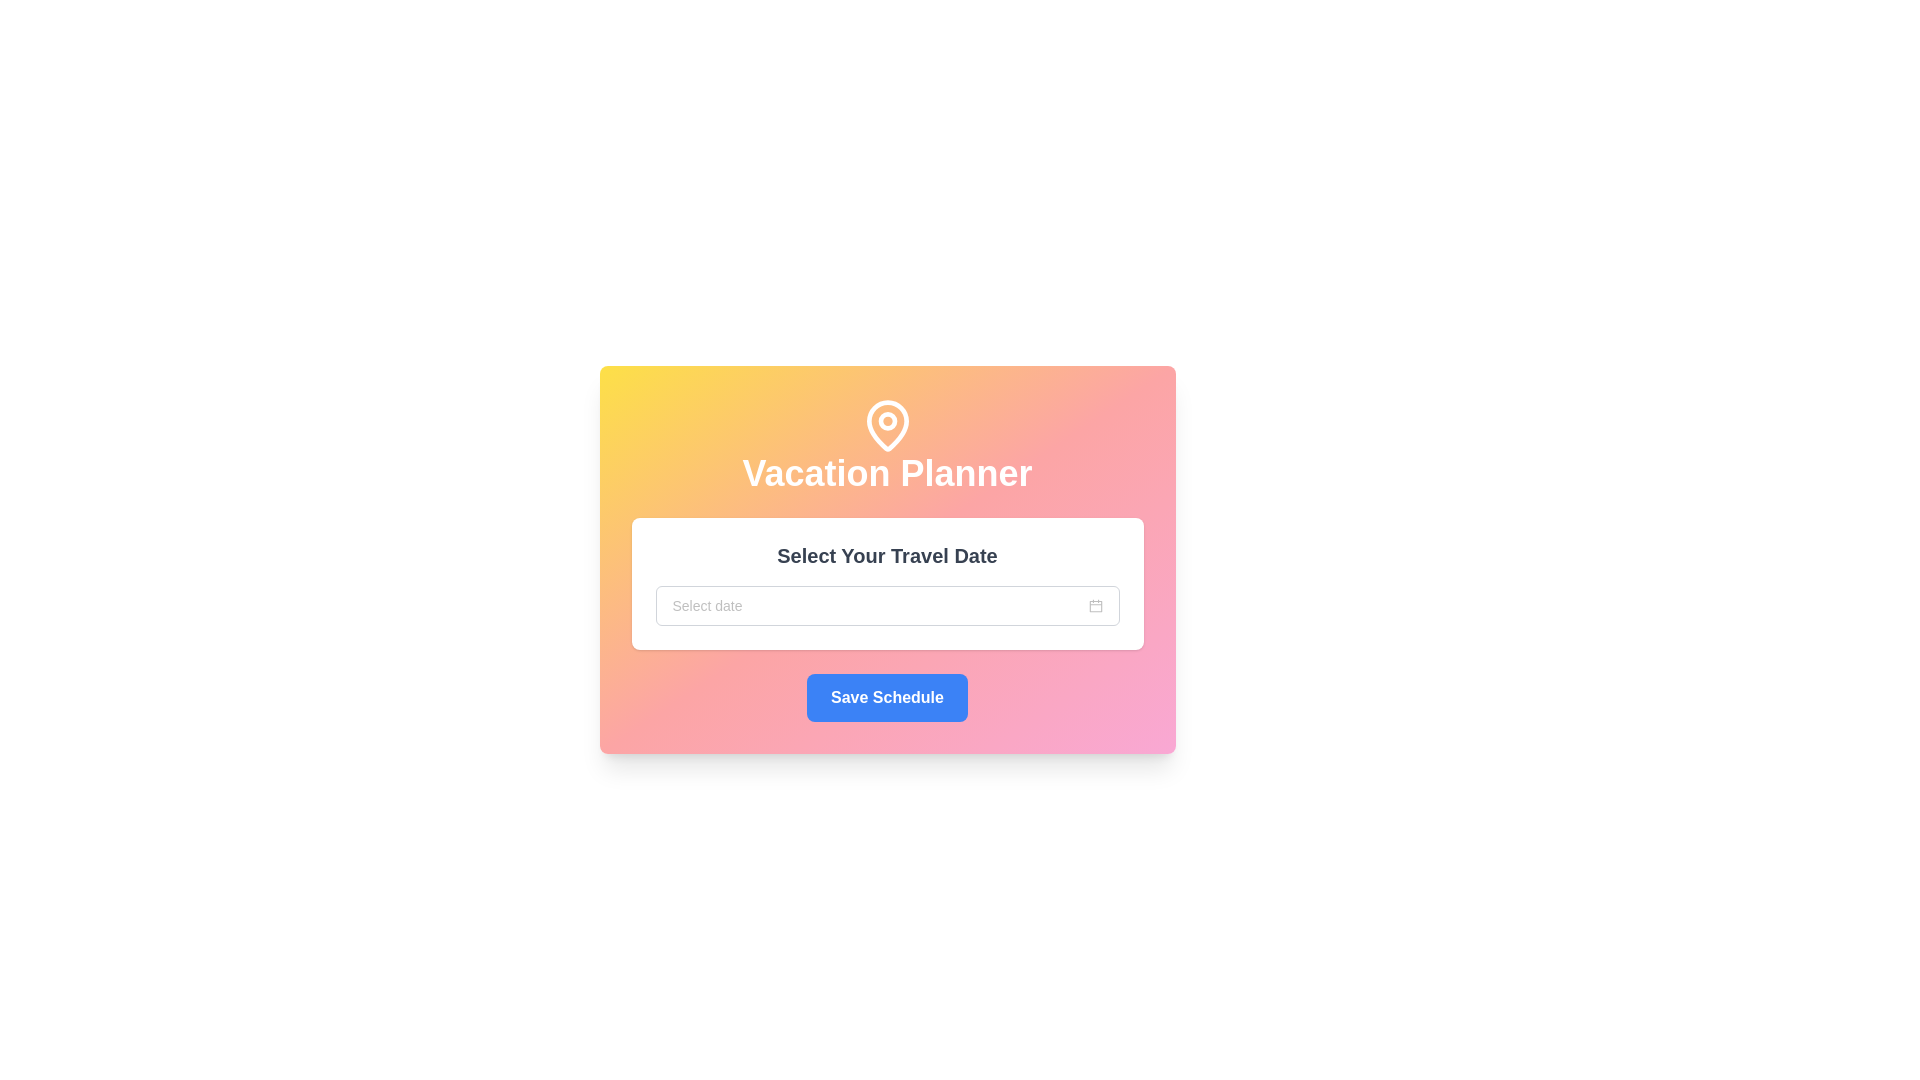 This screenshot has width=1920, height=1080. I want to click on the submission button located at the bottom-center of the 'Vacation Planner' card layout, which is below the 'Select Your Travel Date' section, so click(886, 697).